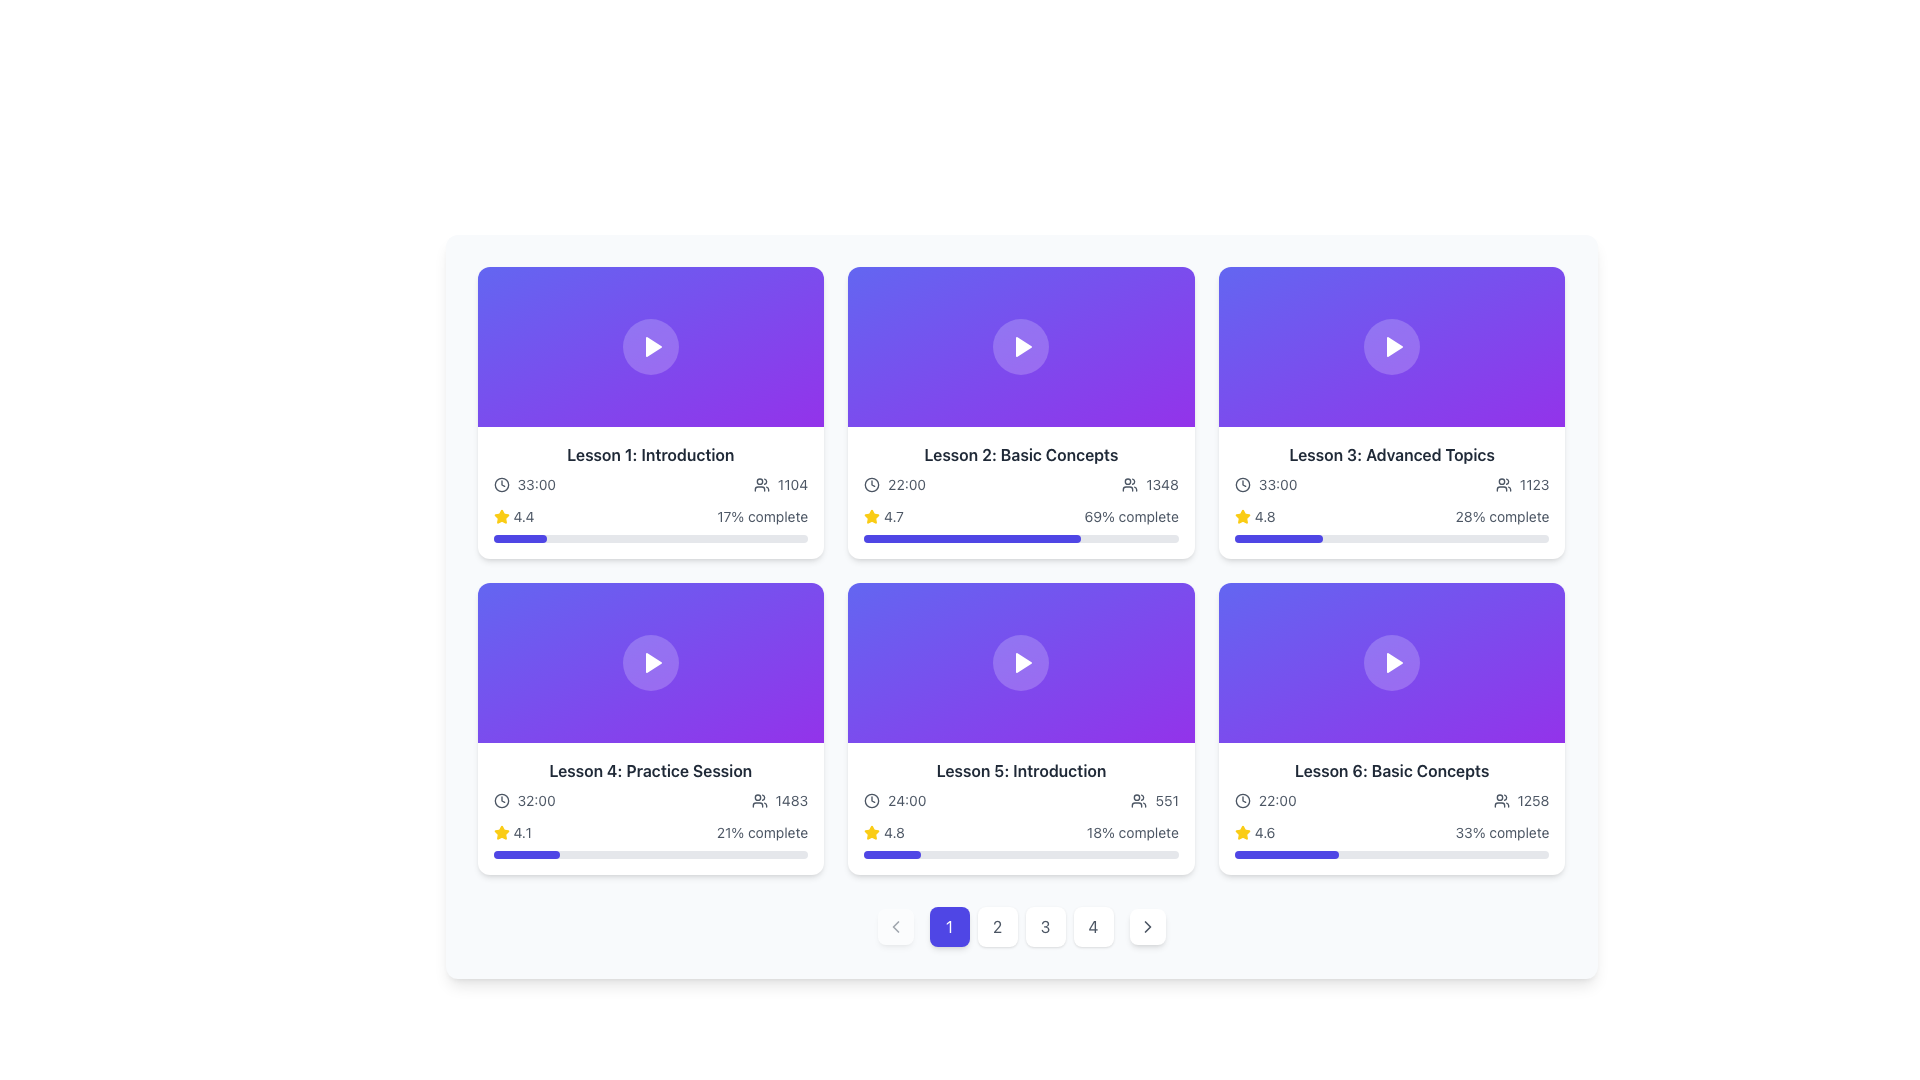 The height and width of the screenshot is (1080, 1920). Describe the element at coordinates (1132, 833) in the screenshot. I see `text content of the Text Label displaying the completion percentage for 'Lesson 5: Introduction', located in the bottom-right corner of the card adjacent to a gray progress bar` at that location.